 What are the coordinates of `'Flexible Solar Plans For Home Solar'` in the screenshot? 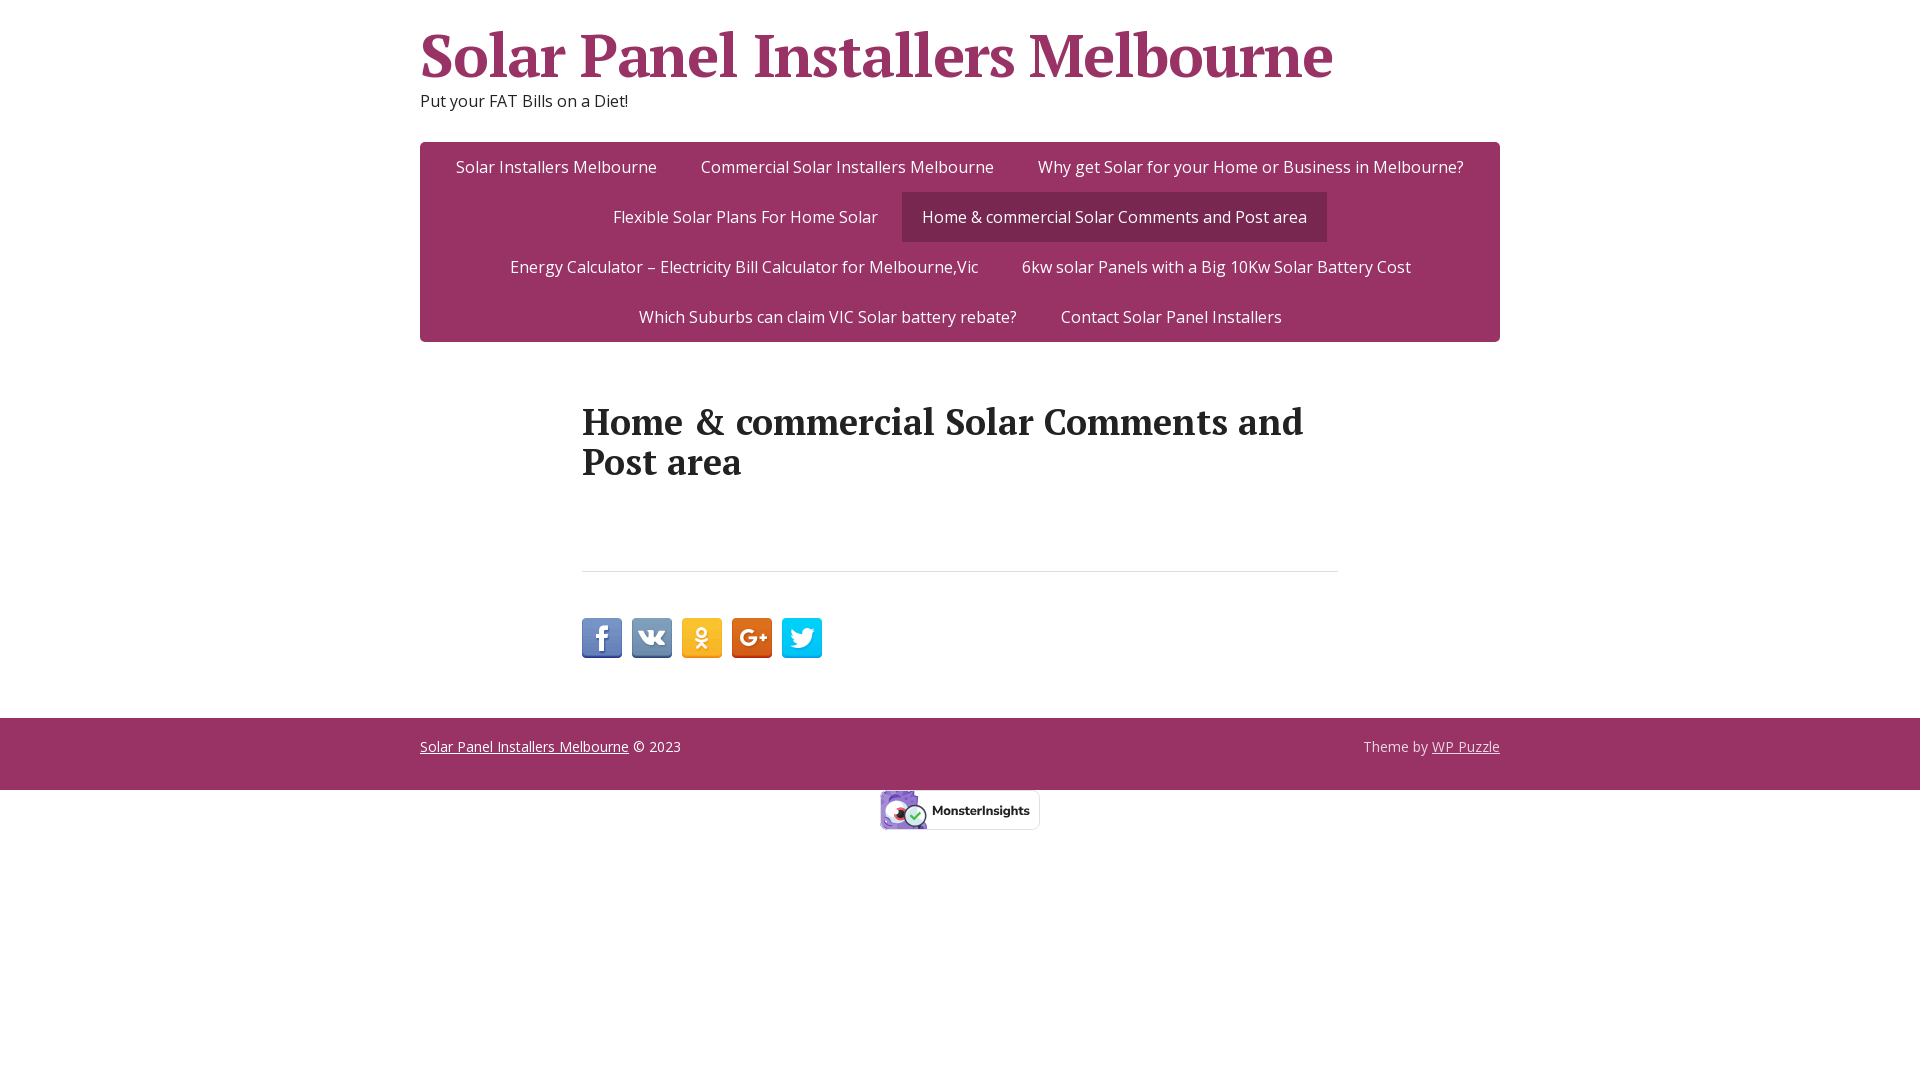 It's located at (744, 216).